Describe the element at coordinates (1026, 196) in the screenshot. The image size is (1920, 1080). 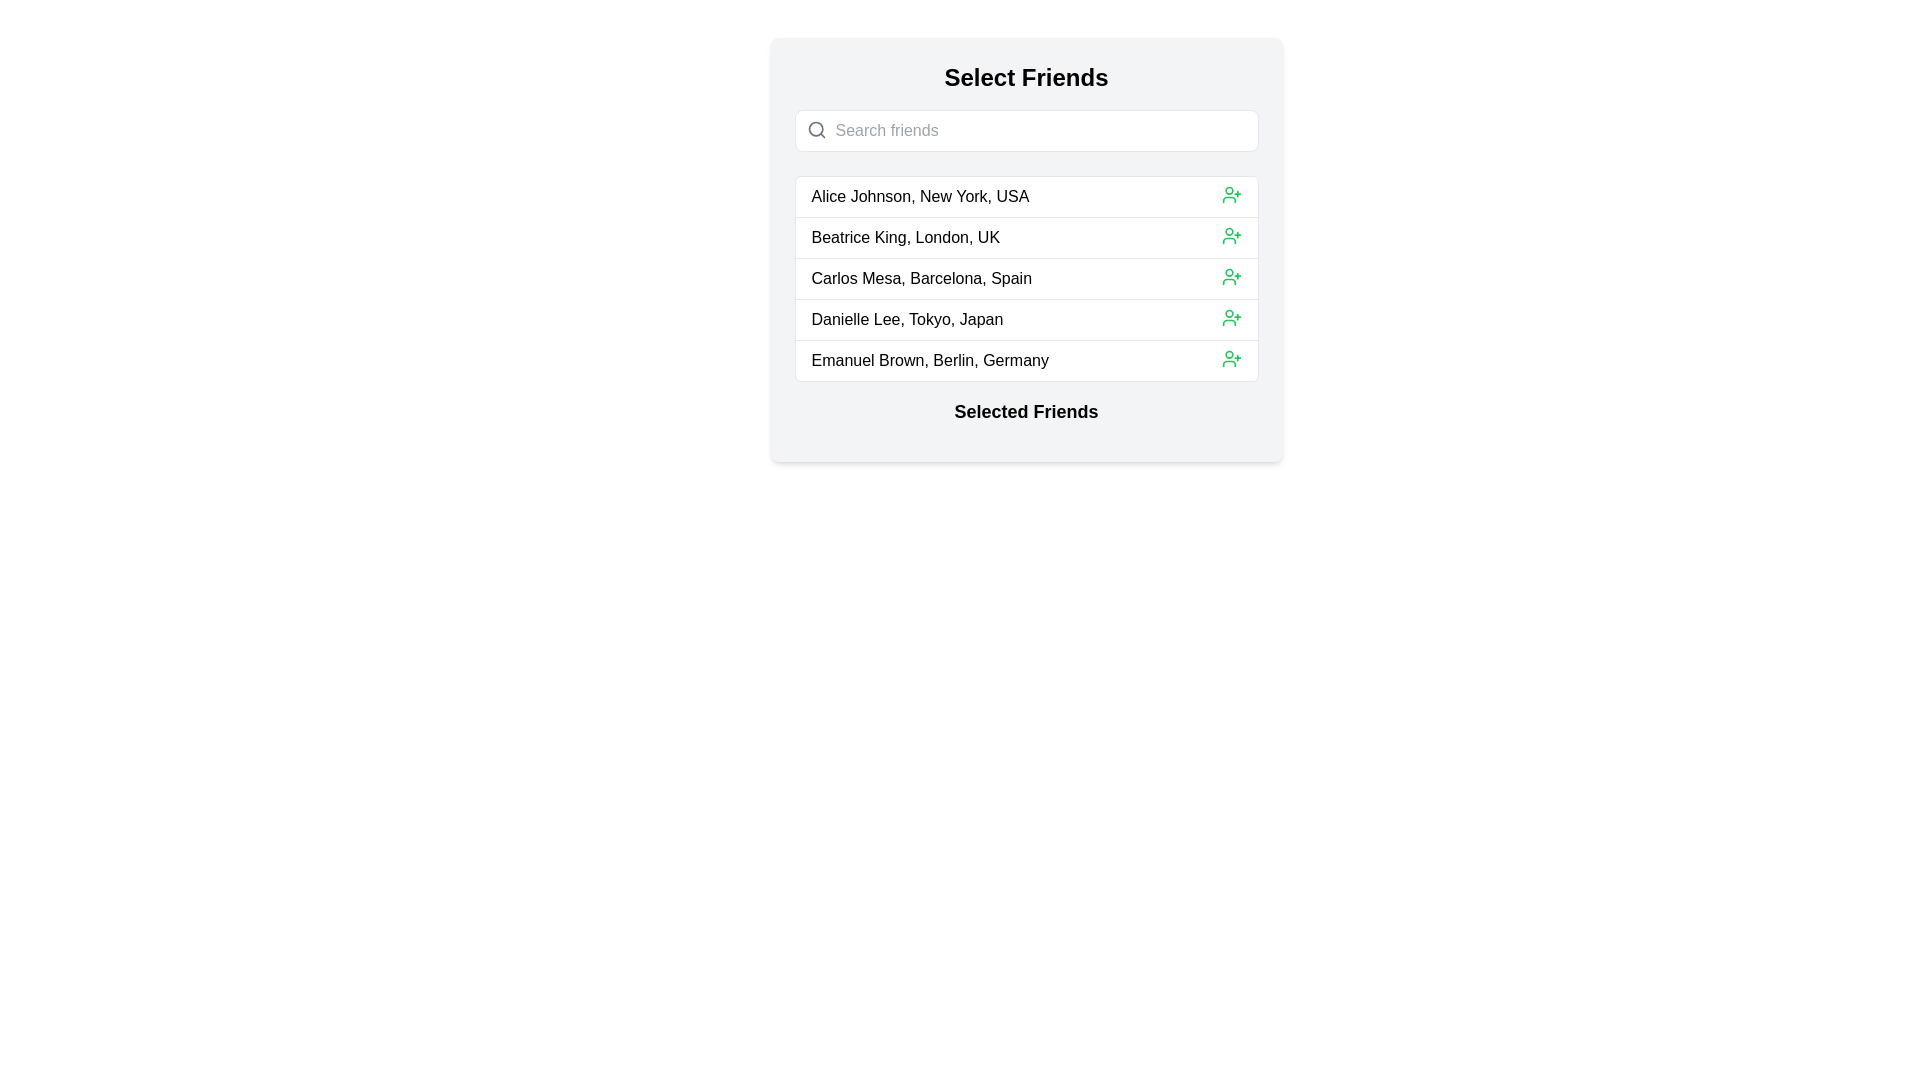
I see `the selectable entry for 'Alice Johnson, New York, USA' to focus or view details` at that location.